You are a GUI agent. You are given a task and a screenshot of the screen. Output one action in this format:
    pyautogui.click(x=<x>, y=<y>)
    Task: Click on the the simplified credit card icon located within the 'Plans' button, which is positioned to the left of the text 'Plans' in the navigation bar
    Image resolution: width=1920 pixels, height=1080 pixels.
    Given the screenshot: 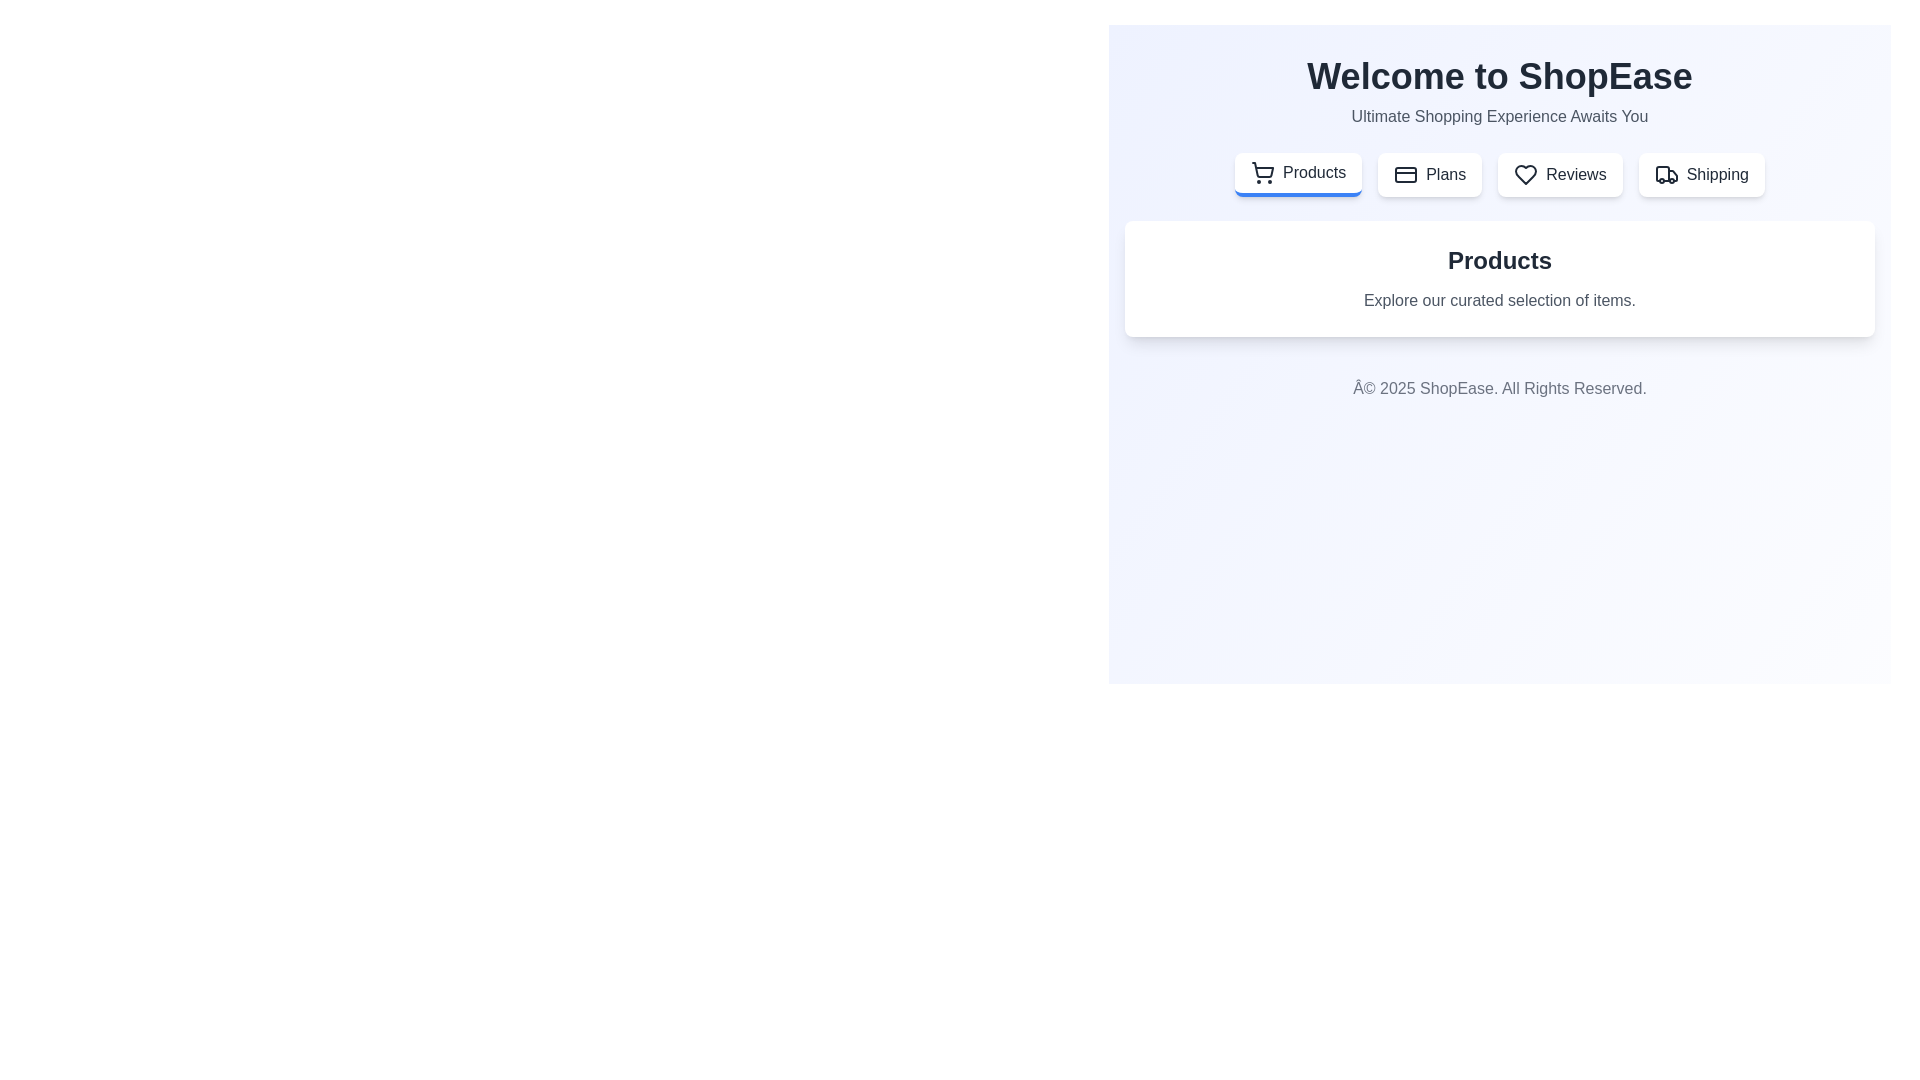 What is the action you would take?
    pyautogui.click(x=1405, y=173)
    